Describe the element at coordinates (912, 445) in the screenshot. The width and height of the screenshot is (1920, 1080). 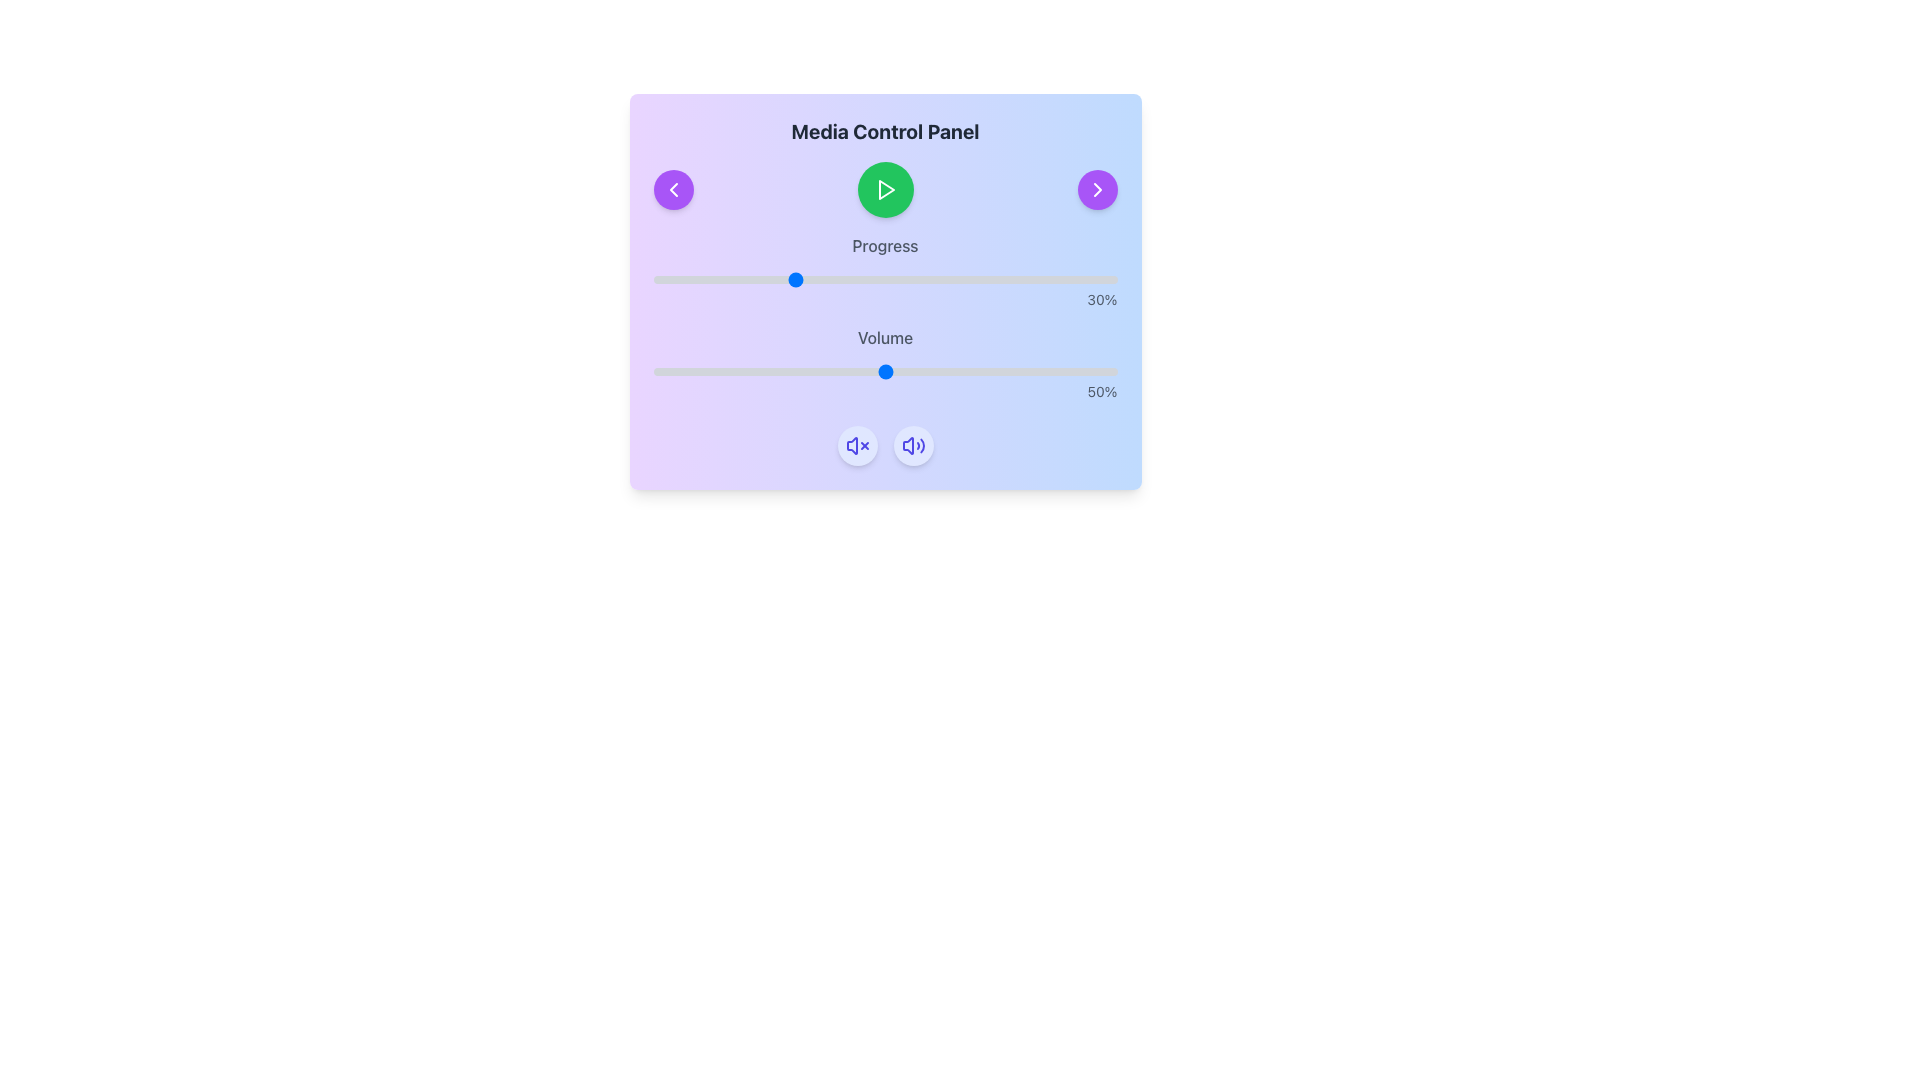
I see `the circular volume button with a light indigo background and volume icon` at that location.